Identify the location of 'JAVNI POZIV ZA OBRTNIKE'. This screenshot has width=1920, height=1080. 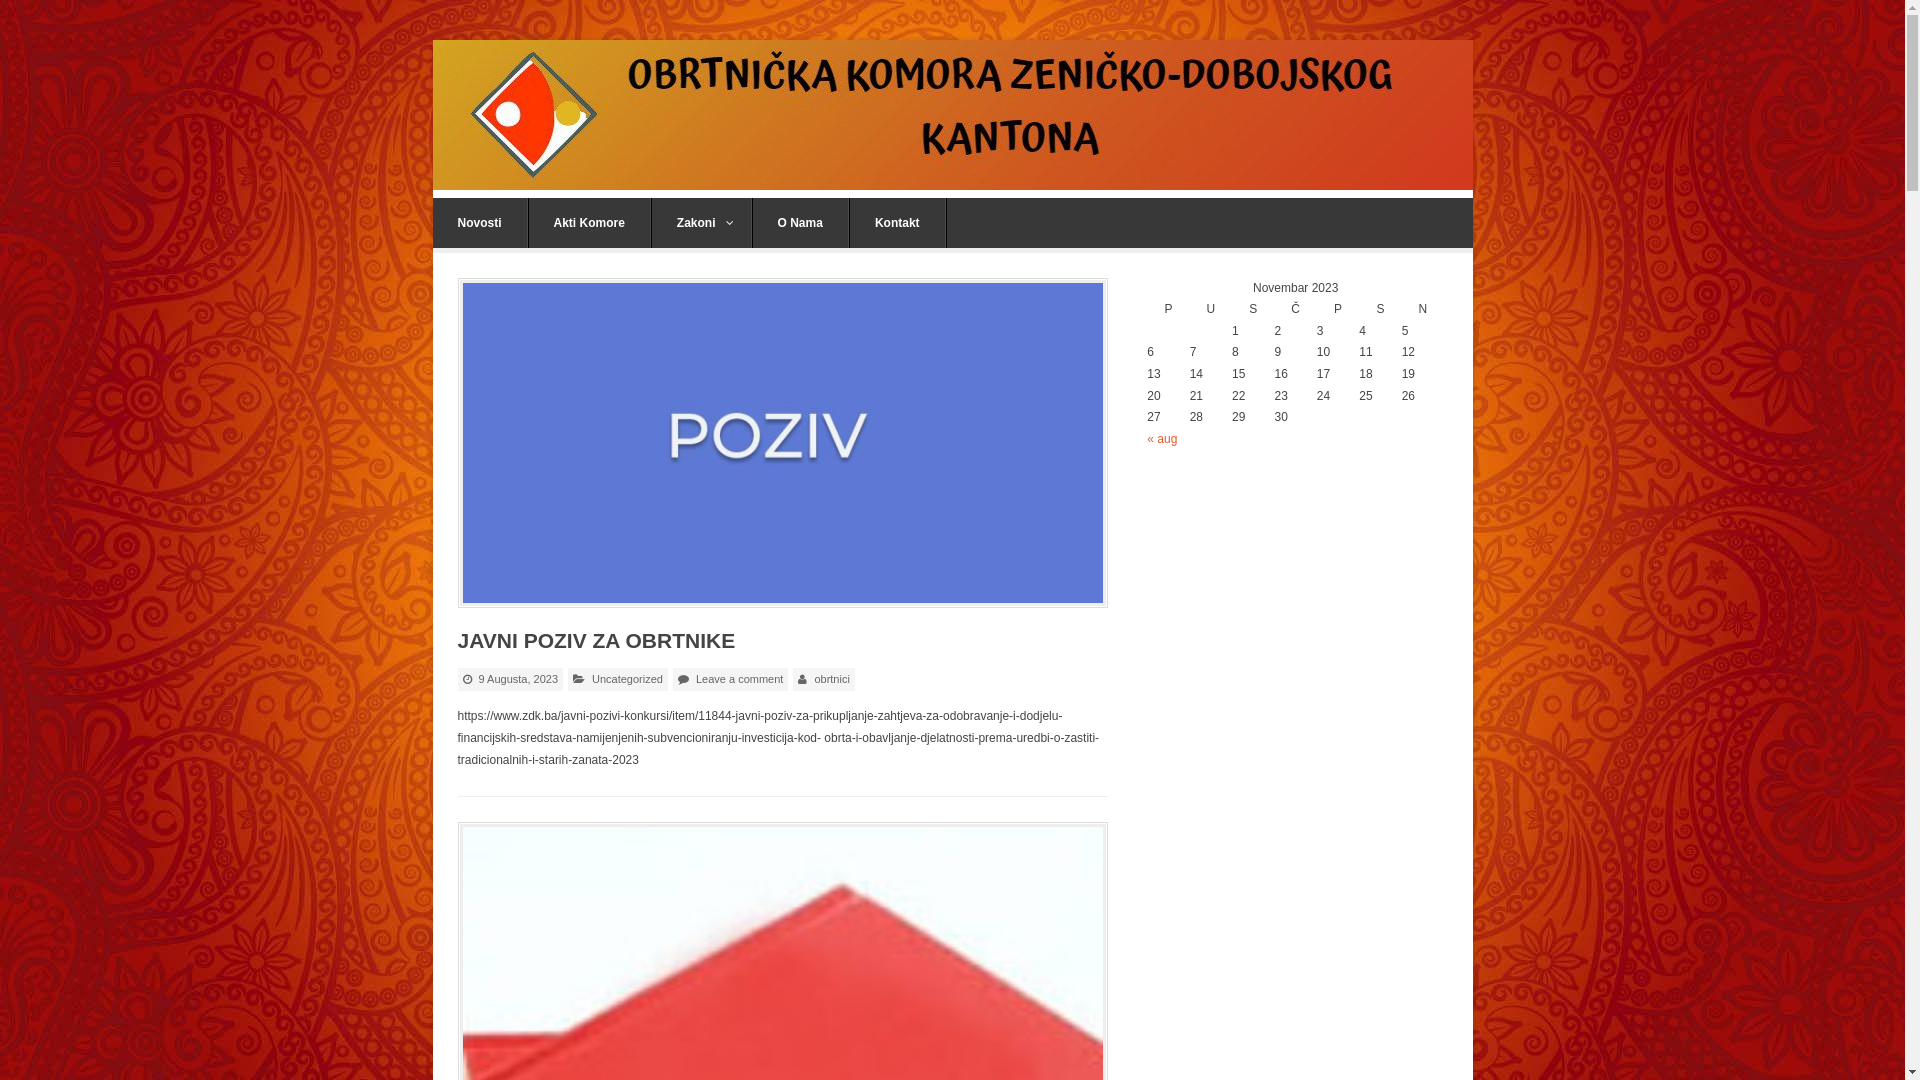
(456, 640).